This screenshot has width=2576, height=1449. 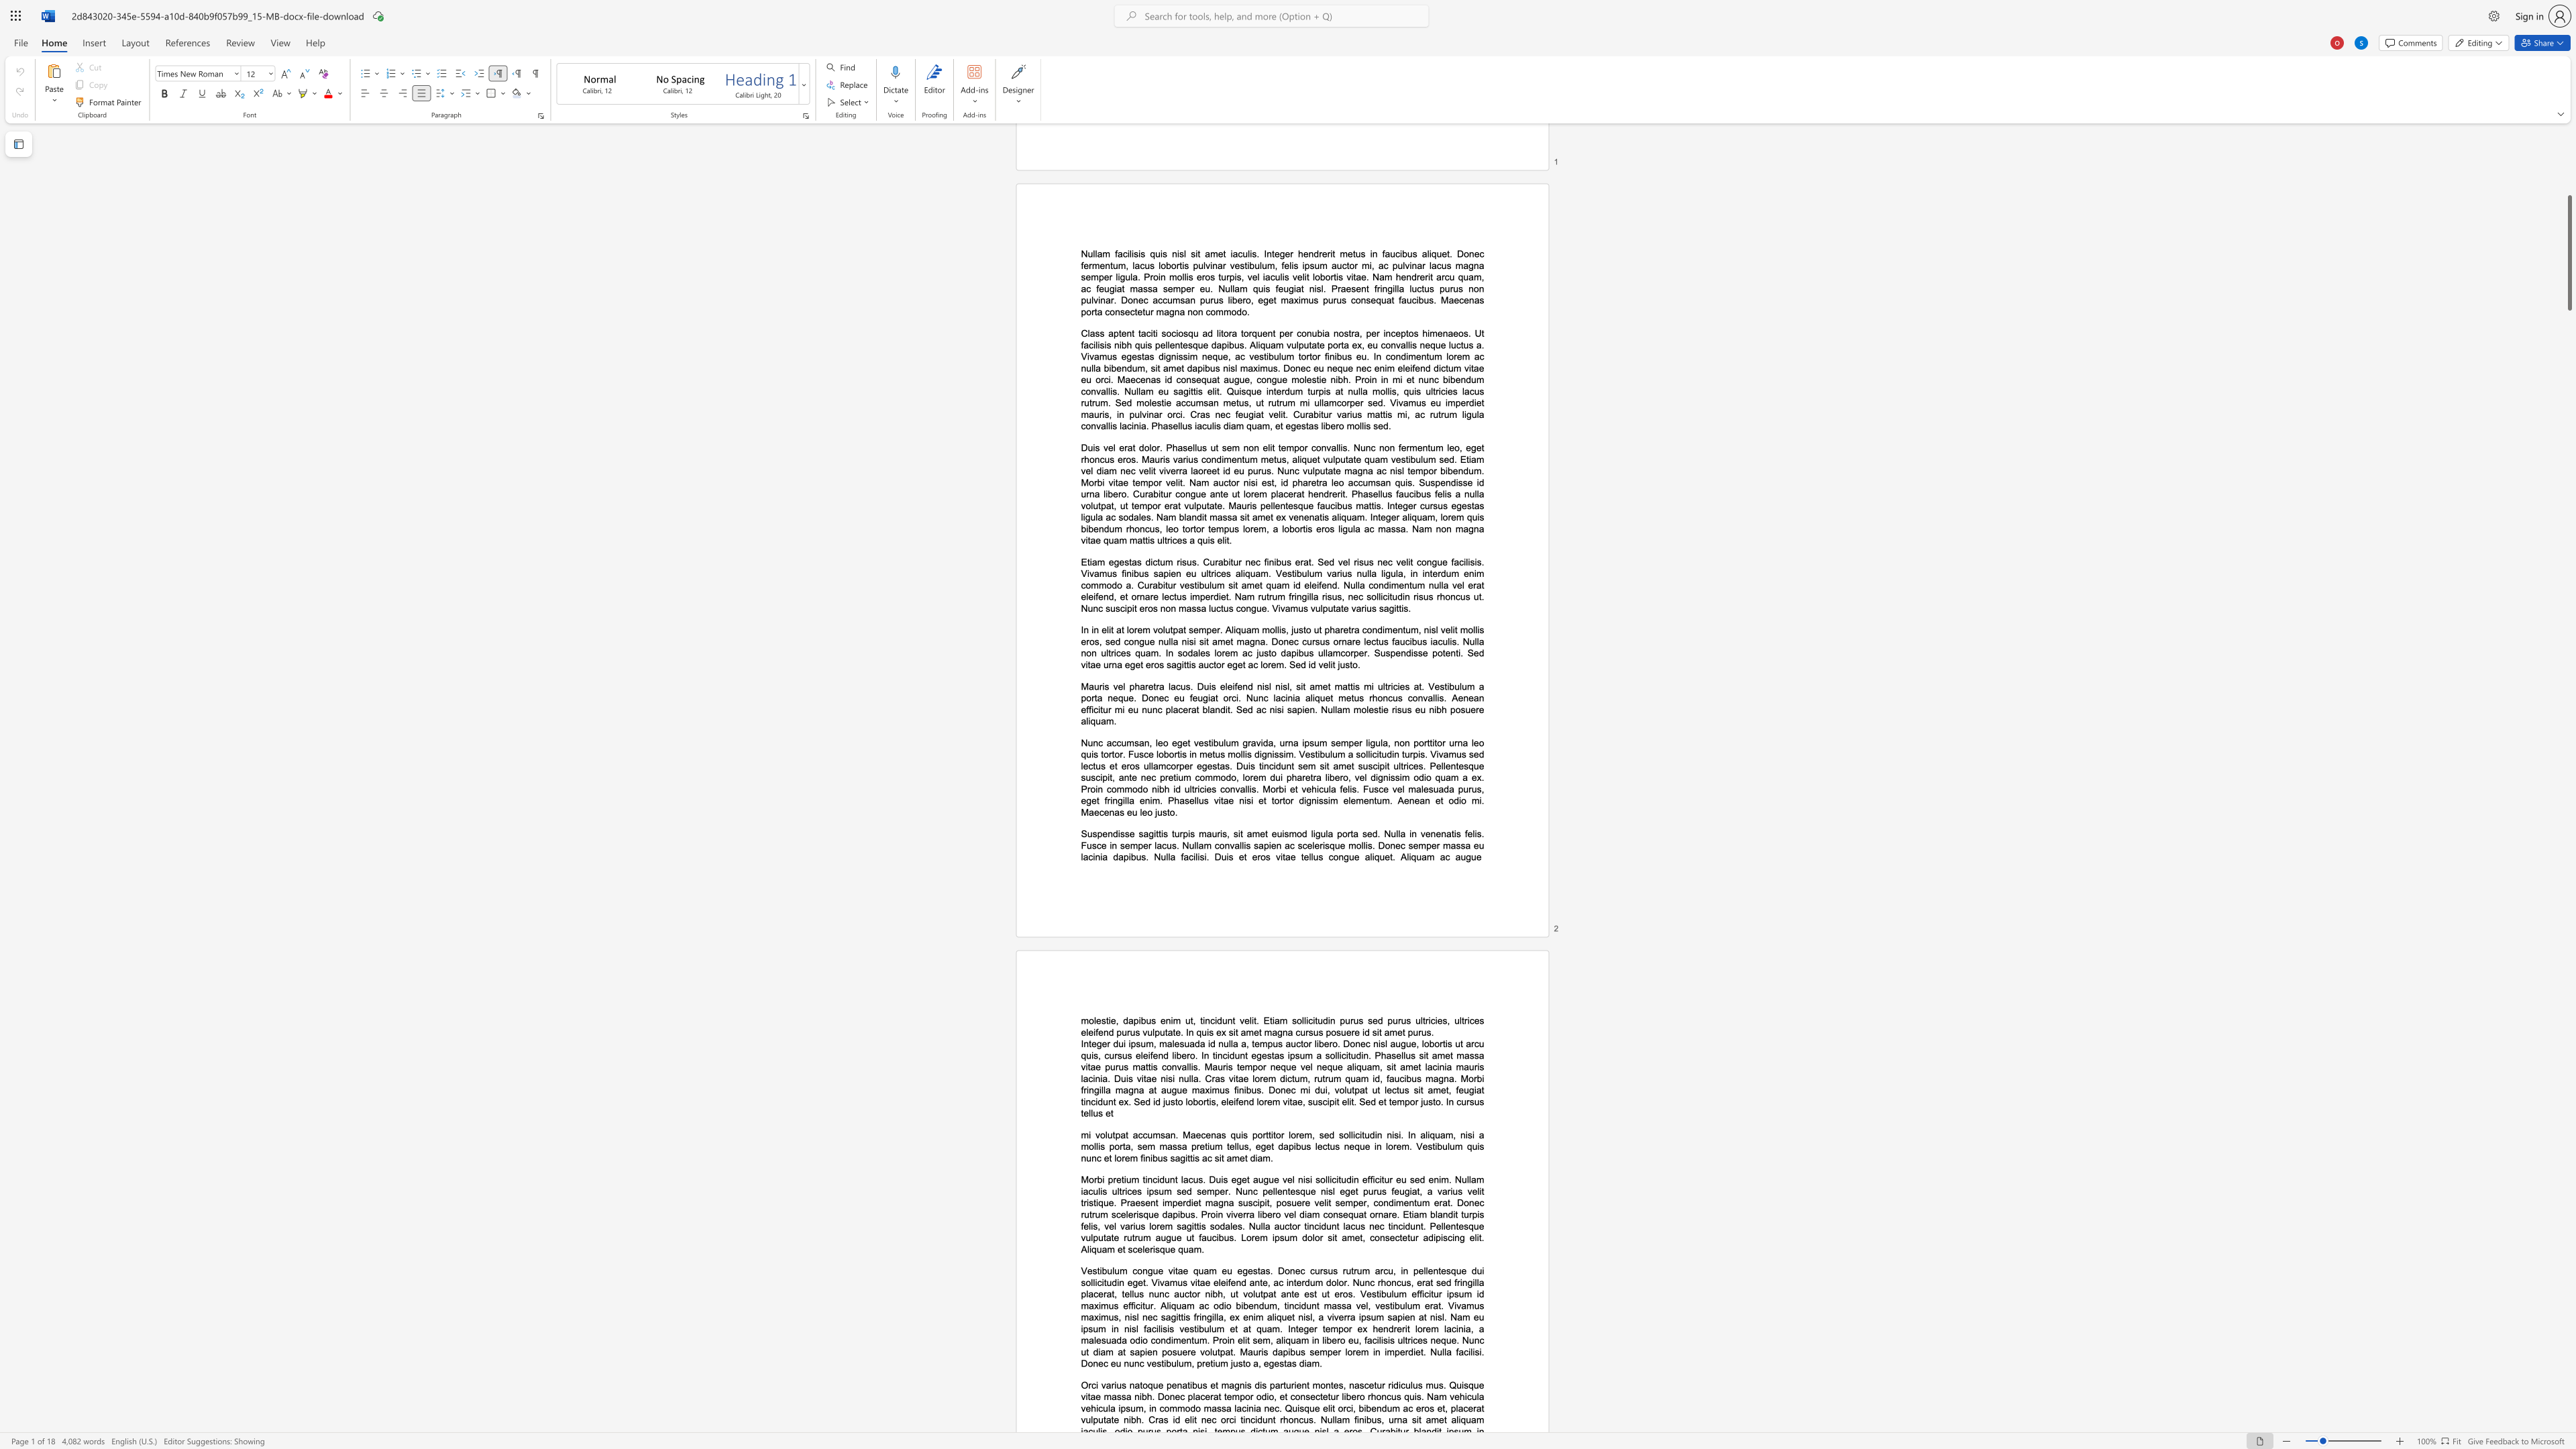 What do you see at coordinates (1183, 1249) in the screenshot?
I see `the subset text "uam" within the text "Morbi pretium tincidunt lacus. Duis eget augue vel nisi sollicitudin efficitur eu sed enim. Nullam iaculis ultrices ipsum sed semper. Nunc pellentesque nisl eget purus feugiat, a varius velit tristique. Praesent imperdiet magna suscipit, posuere velit semper, condimentum erat. Donec rutrum scelerisque dapibus. Proin viverra libero vel diam consequat ornare. Etiam blandit turpis felis, vel varius lorem sagittis sodales. Nulla auctor tincidunt lacus nec tincidunt. Pellentesque vulputate rutrum augue ut faucibus. Lorem ipsum dolor sit amet, consectetur adipiscing elit. Aliquam et scelerisque quam."` at bounding box center [1183, 1249].